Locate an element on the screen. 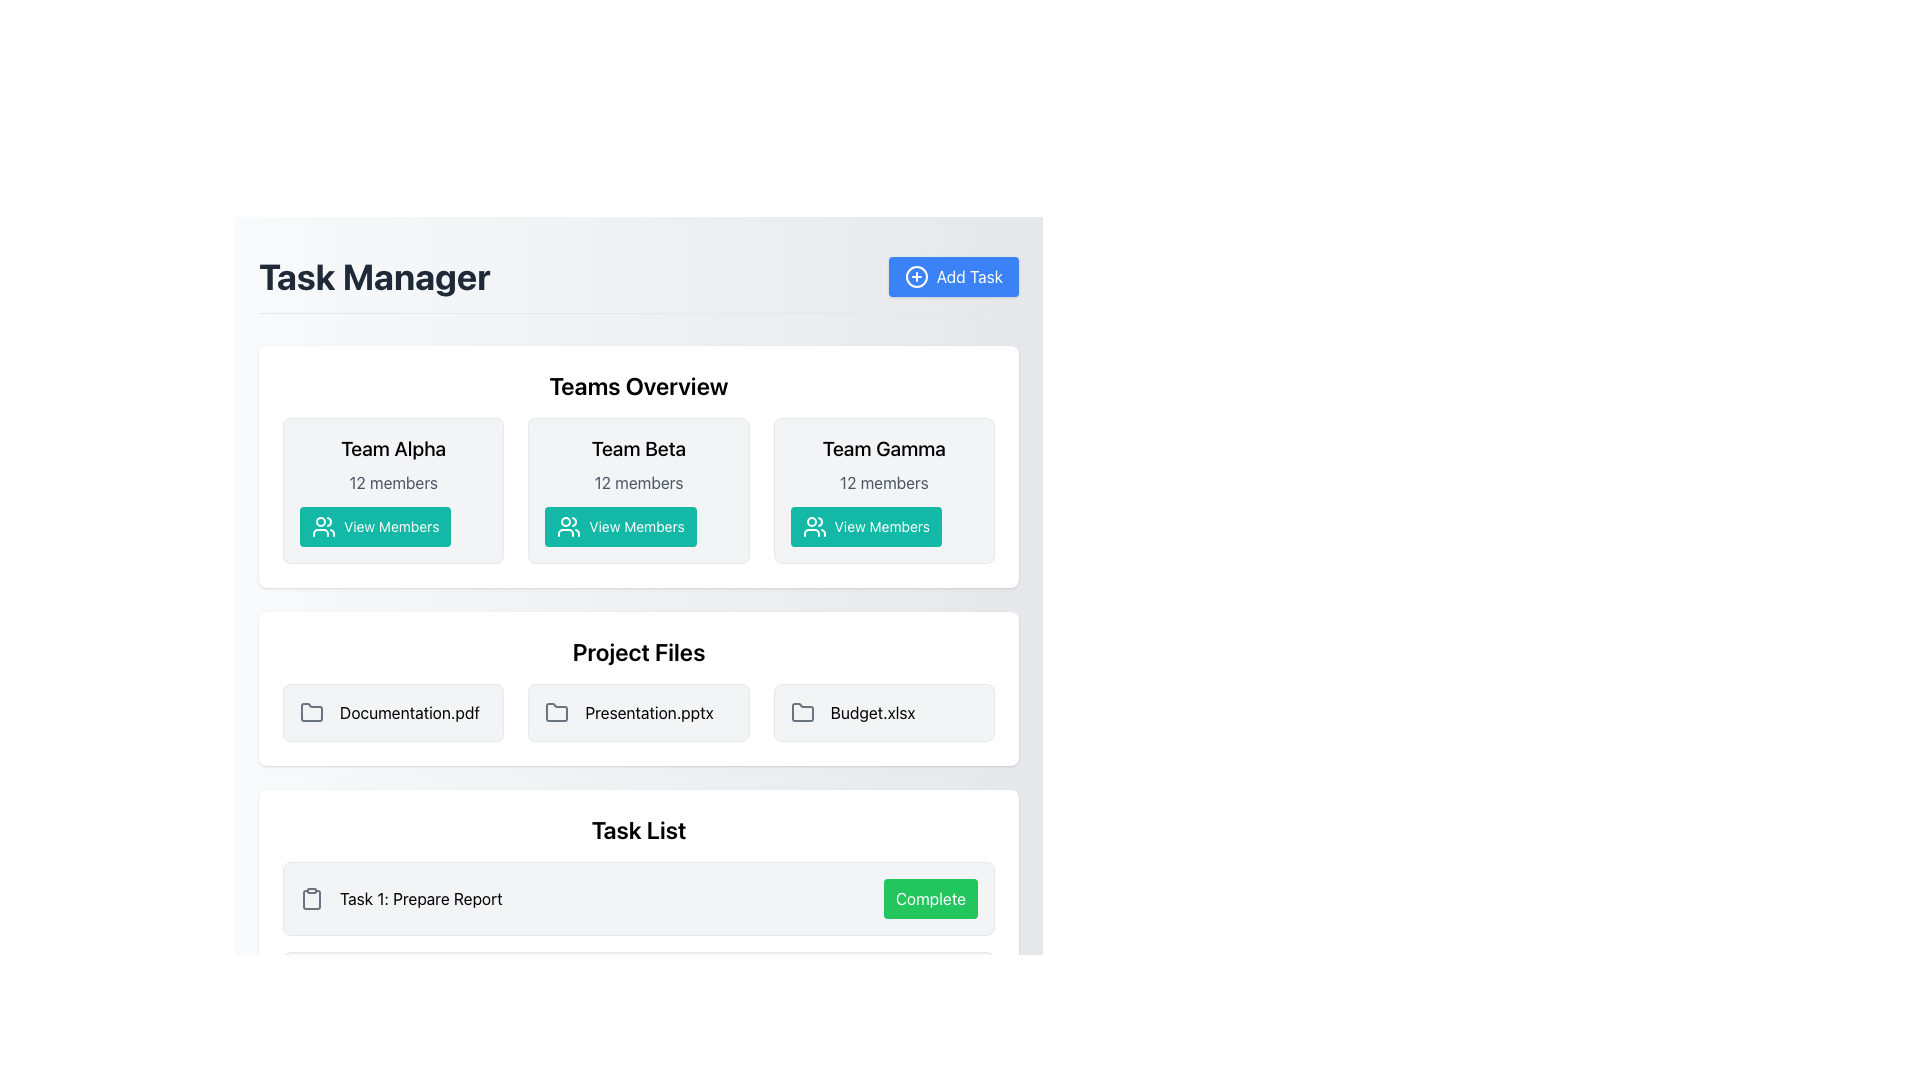  the 'View Members' button with teal color and white text located in the 'Teams Overview' section under the 'Team Alpha' card is located at coordinates (375, 526).